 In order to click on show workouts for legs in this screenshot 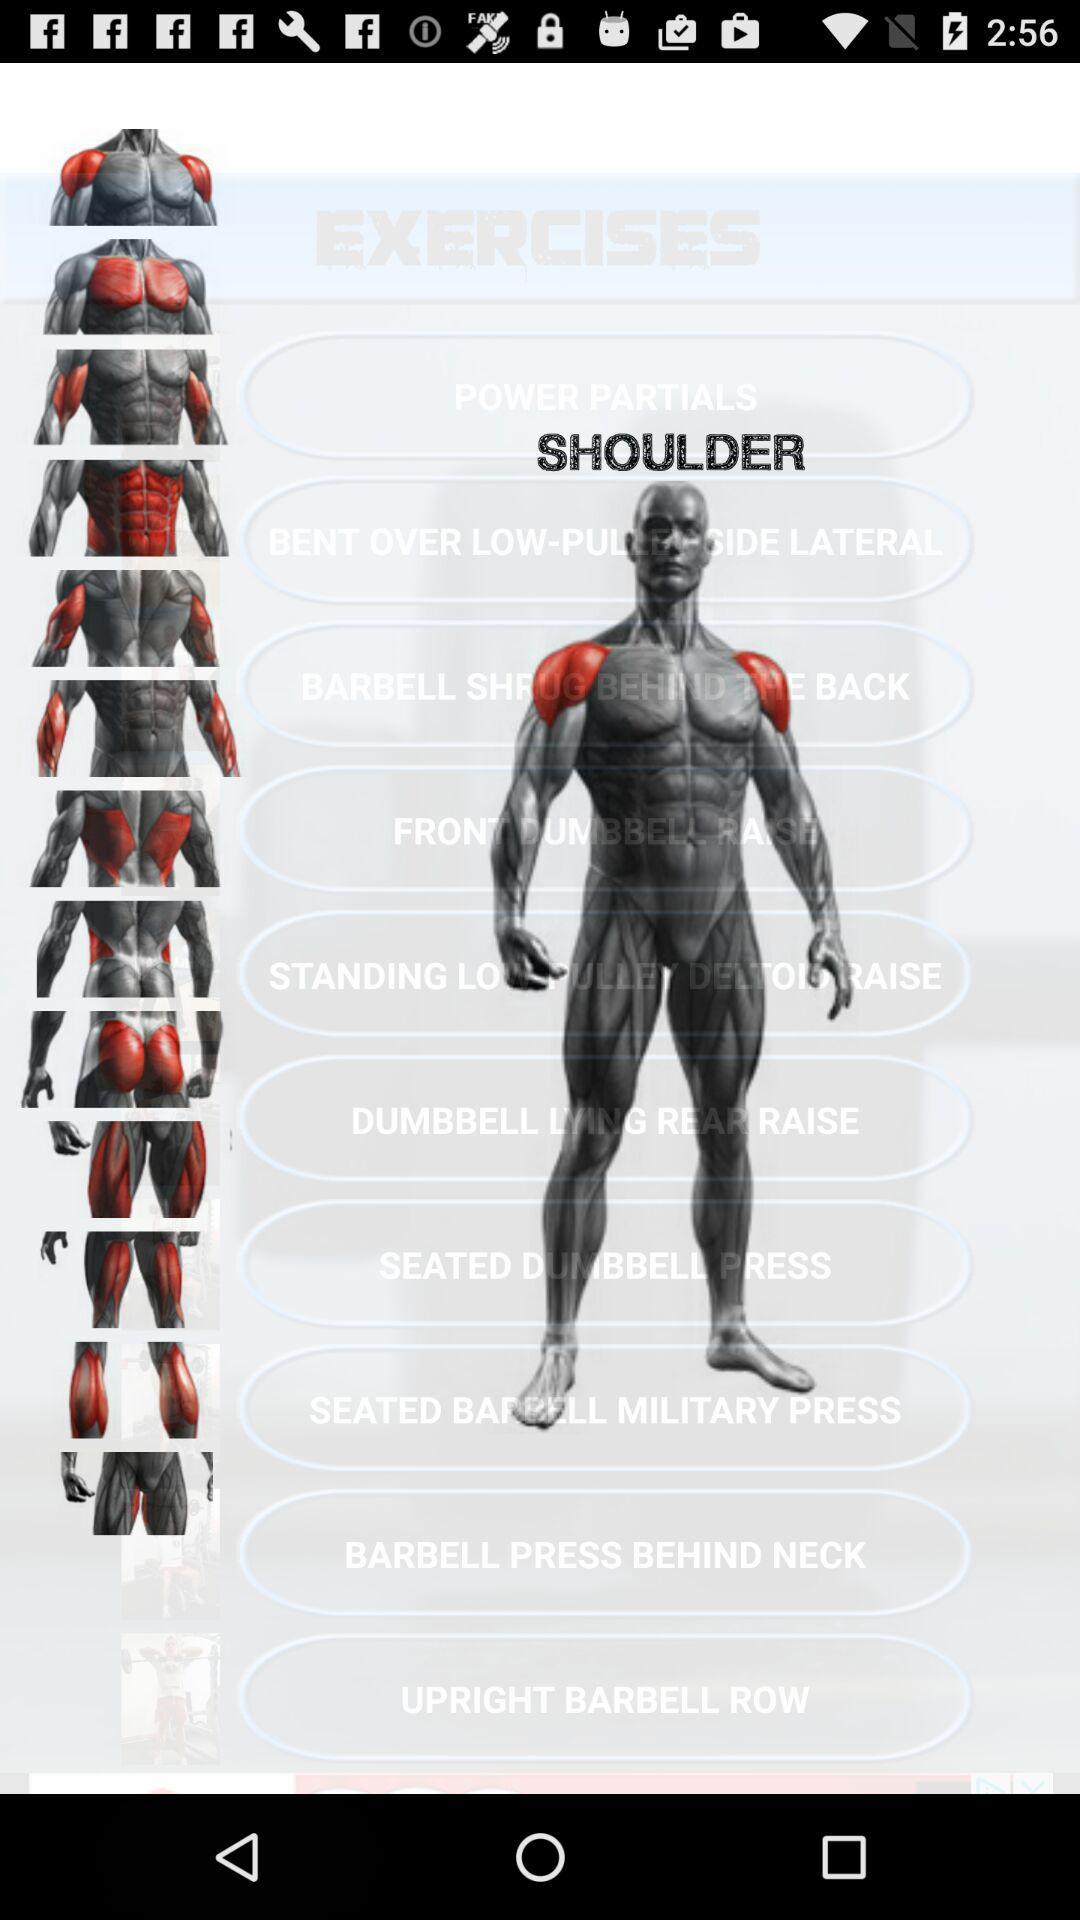, I will do `click(131, 1162)`.